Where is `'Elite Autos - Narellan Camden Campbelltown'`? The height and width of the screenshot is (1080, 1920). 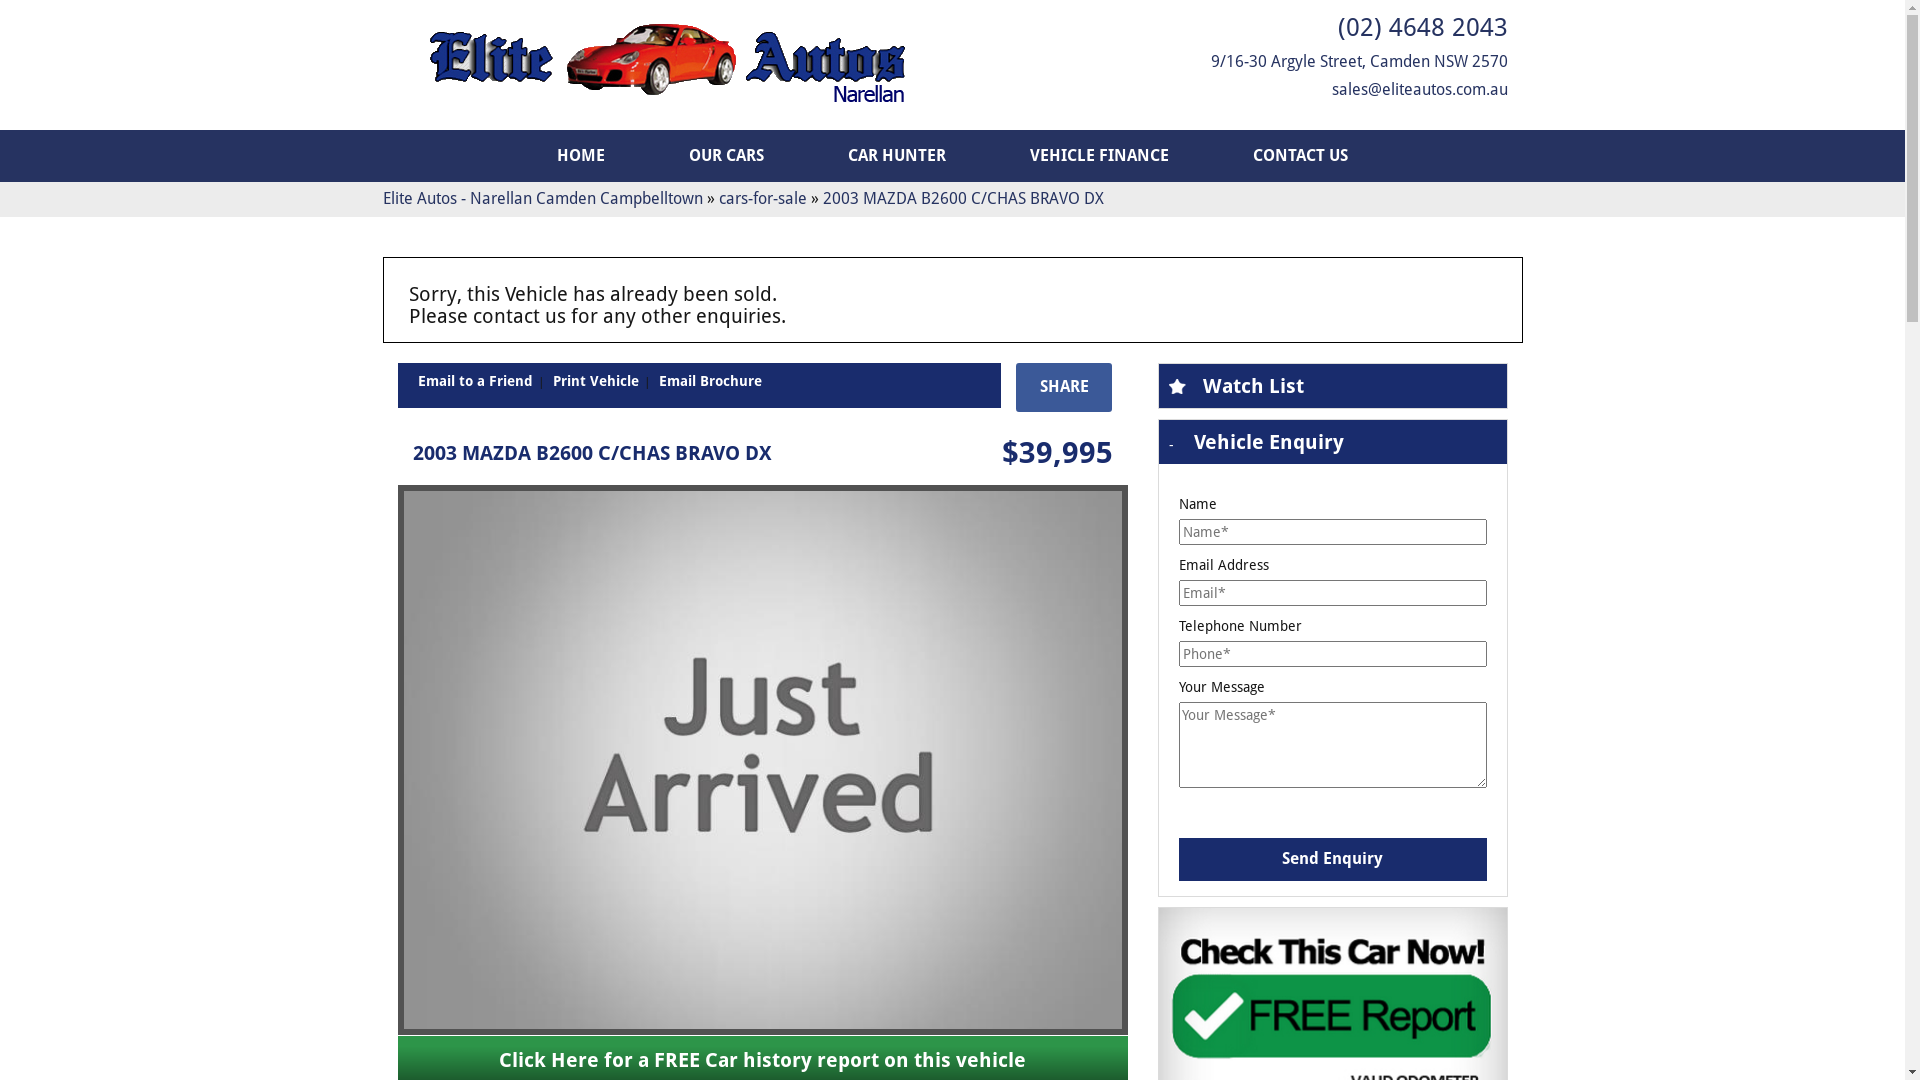 'Elite Autos - Narellan Camden Campbelltown' is located at coordinates (542, 198).